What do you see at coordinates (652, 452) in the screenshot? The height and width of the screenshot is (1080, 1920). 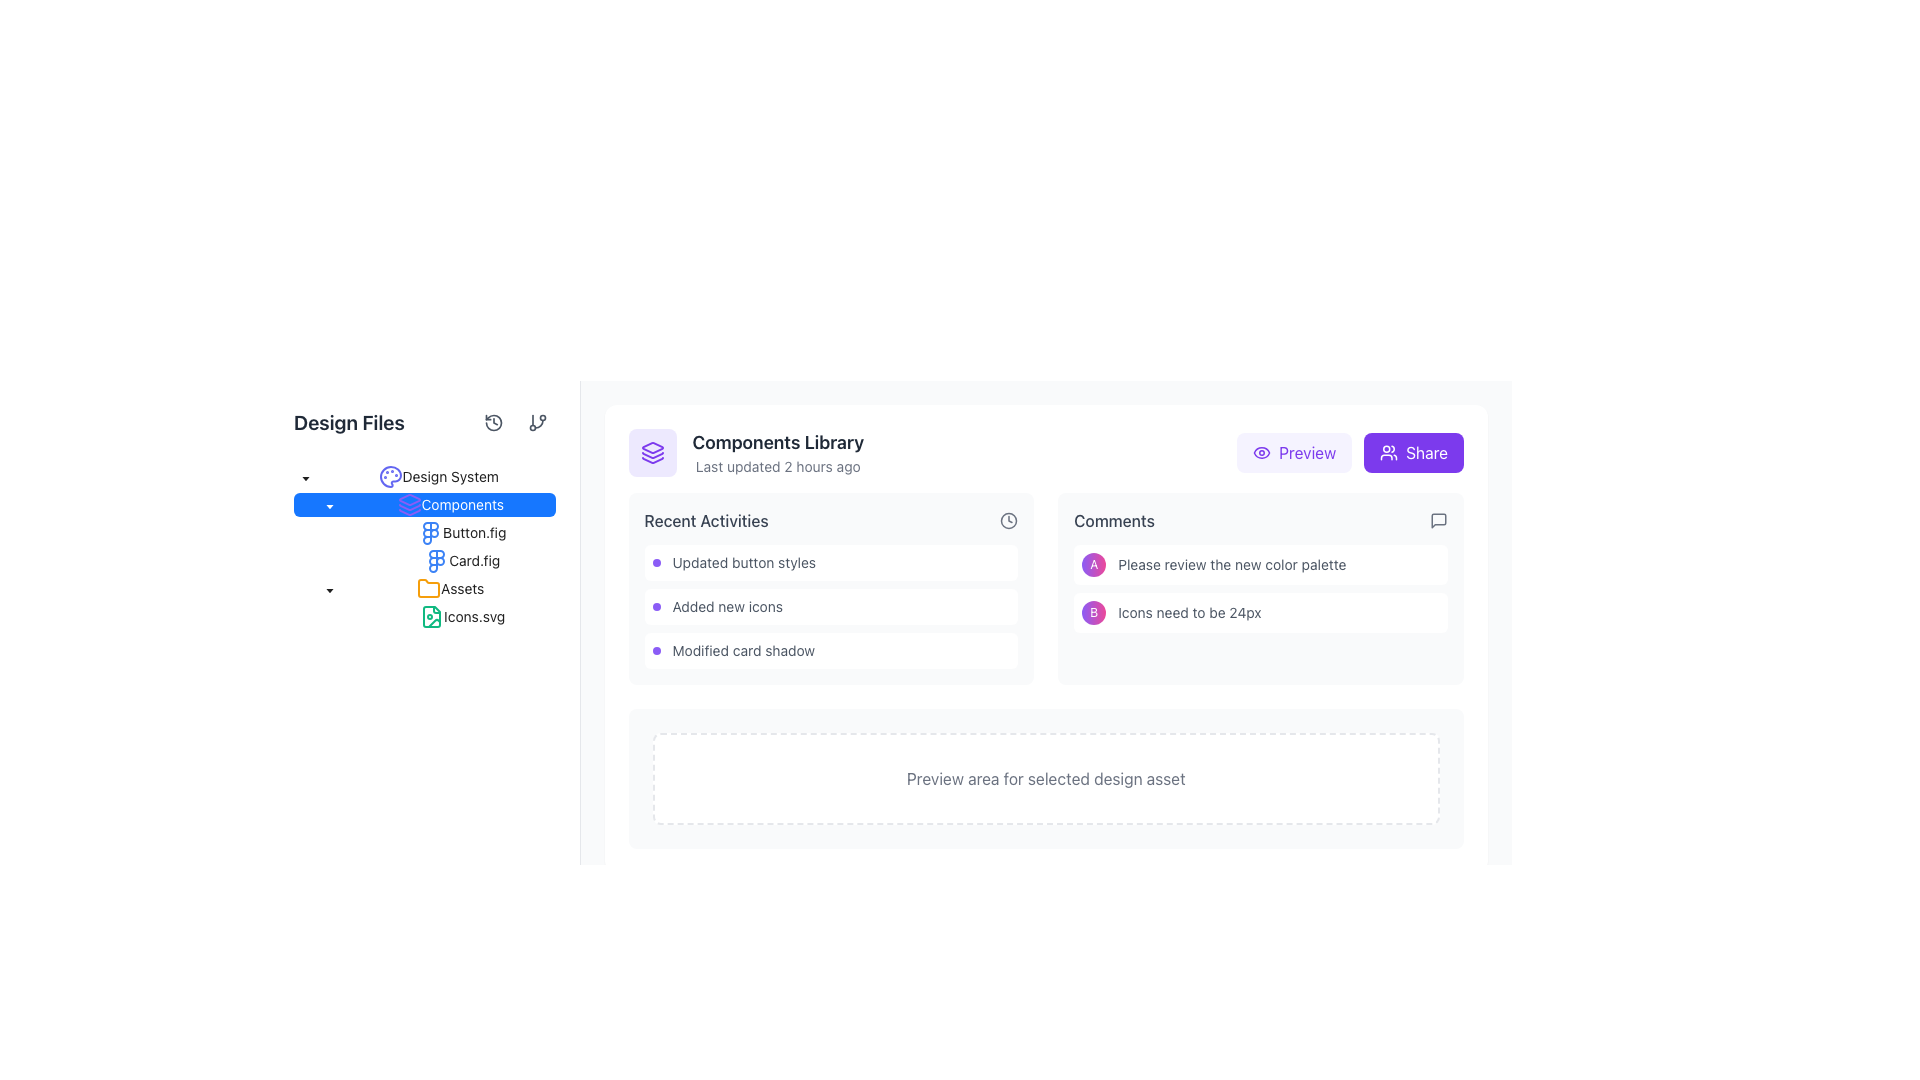 I see `the circular violet button with a white stacked layers icon located next to the 'Components Library' title` at bounding box center [652, 452].